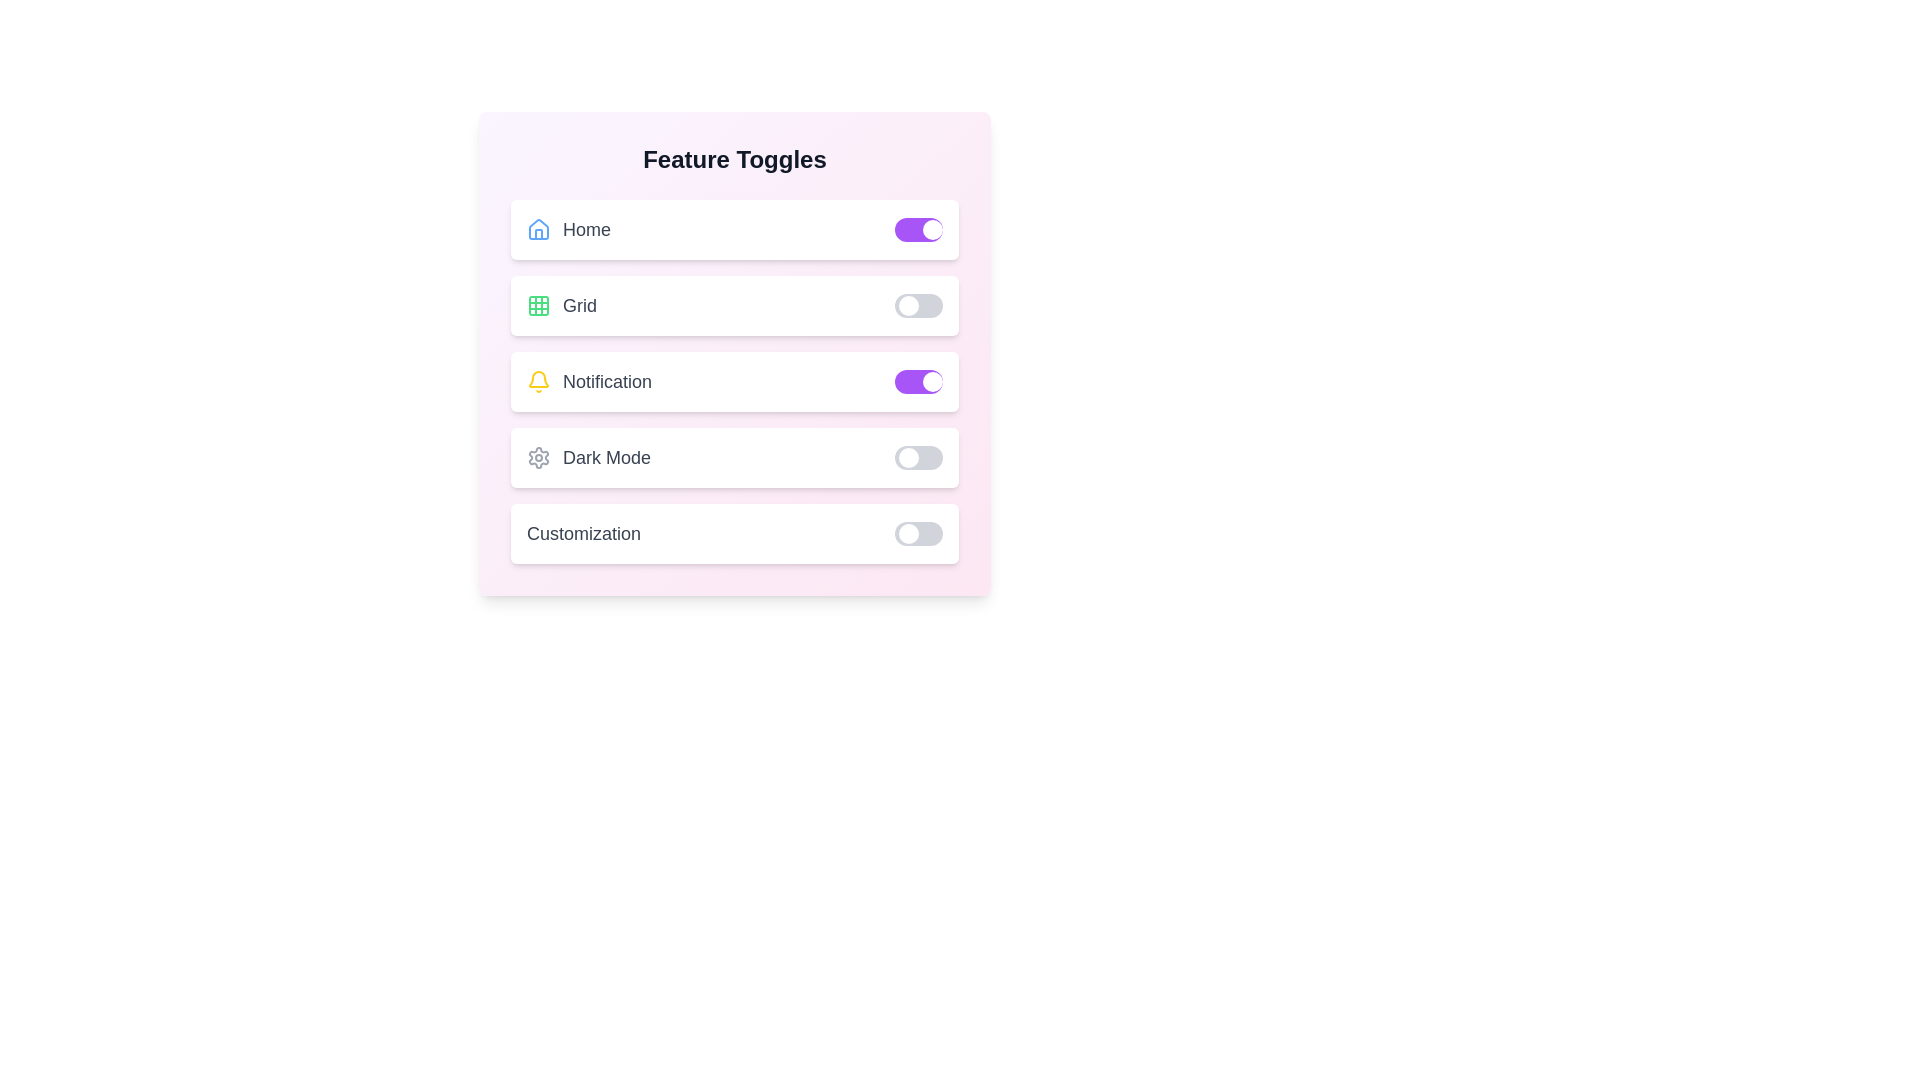  Describe the element at coordinates (907, 532) in the screenshot. I see `the circular knob of the toggle switch located next` at that location.